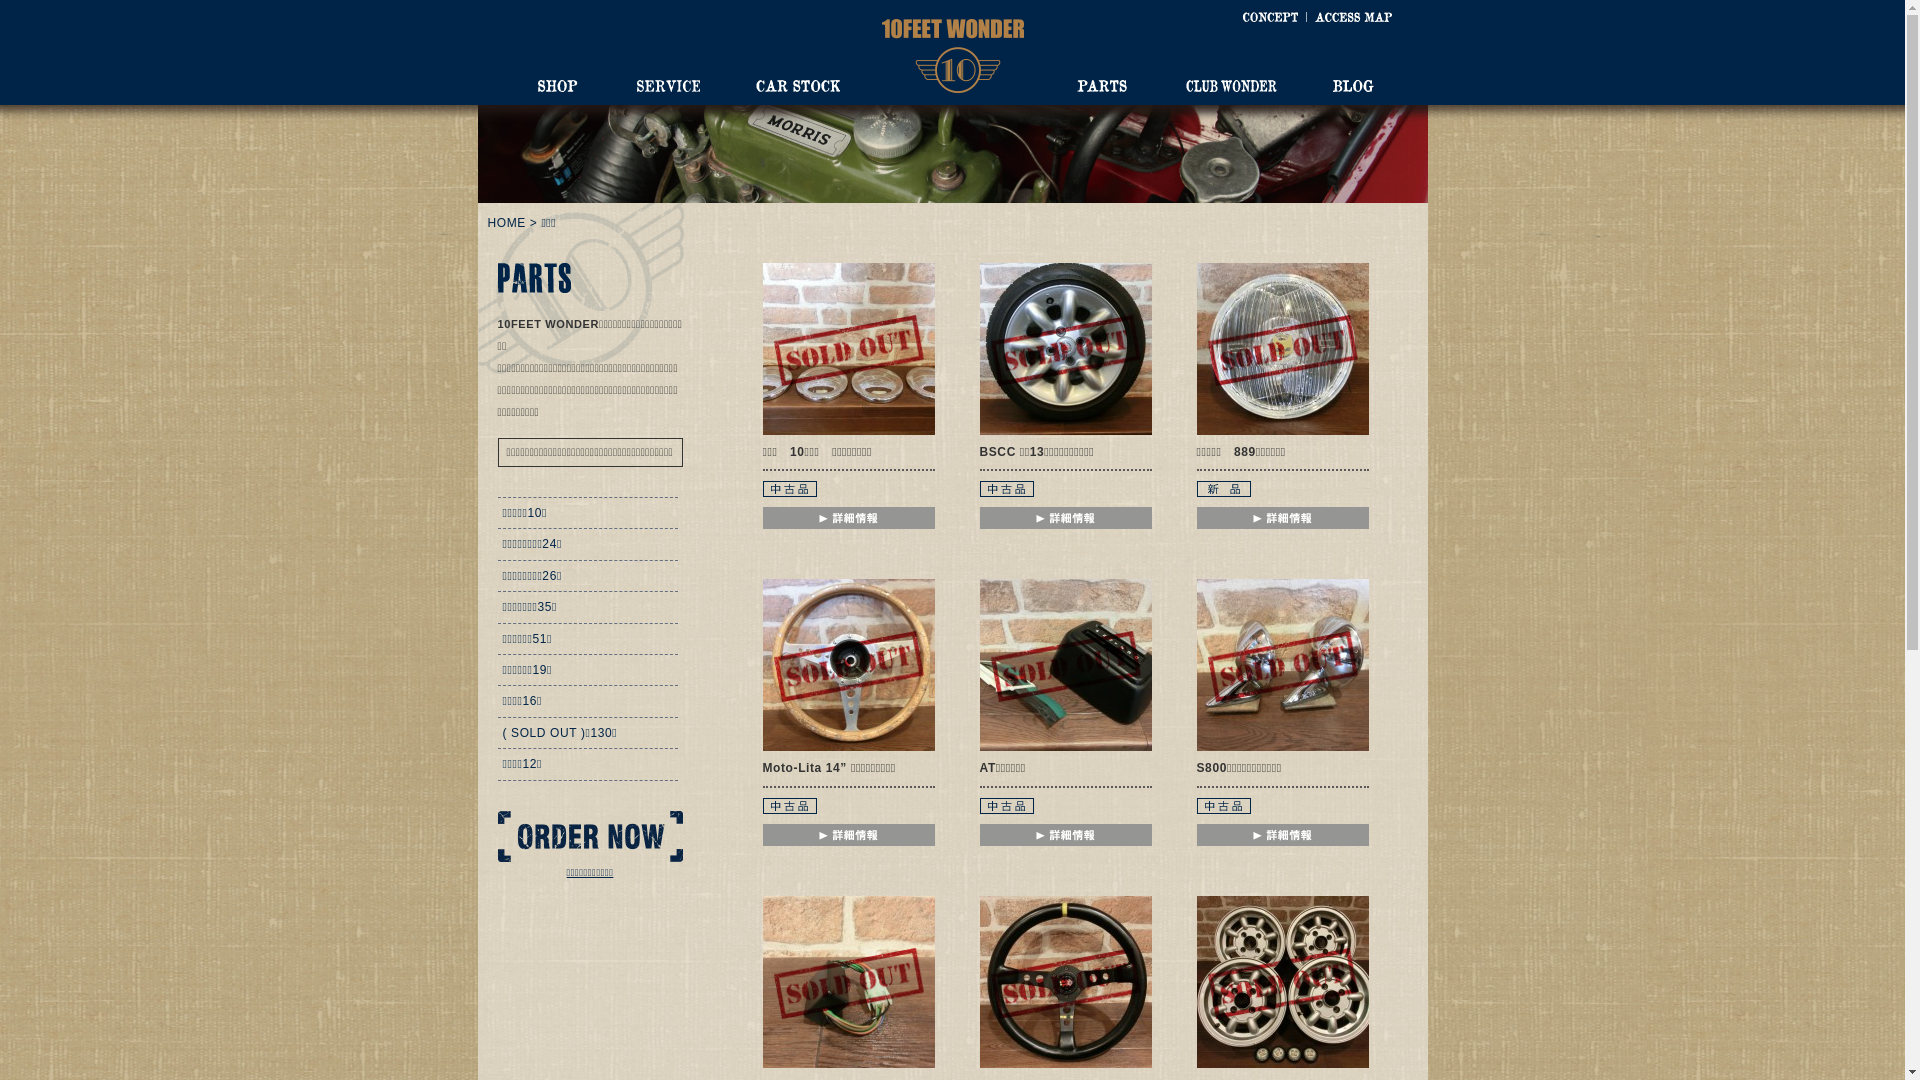 The image size is (1920, 1080). Describe the element at coordinates (667, 84) in the screenshot. I see `'SERVICE'` at that location.